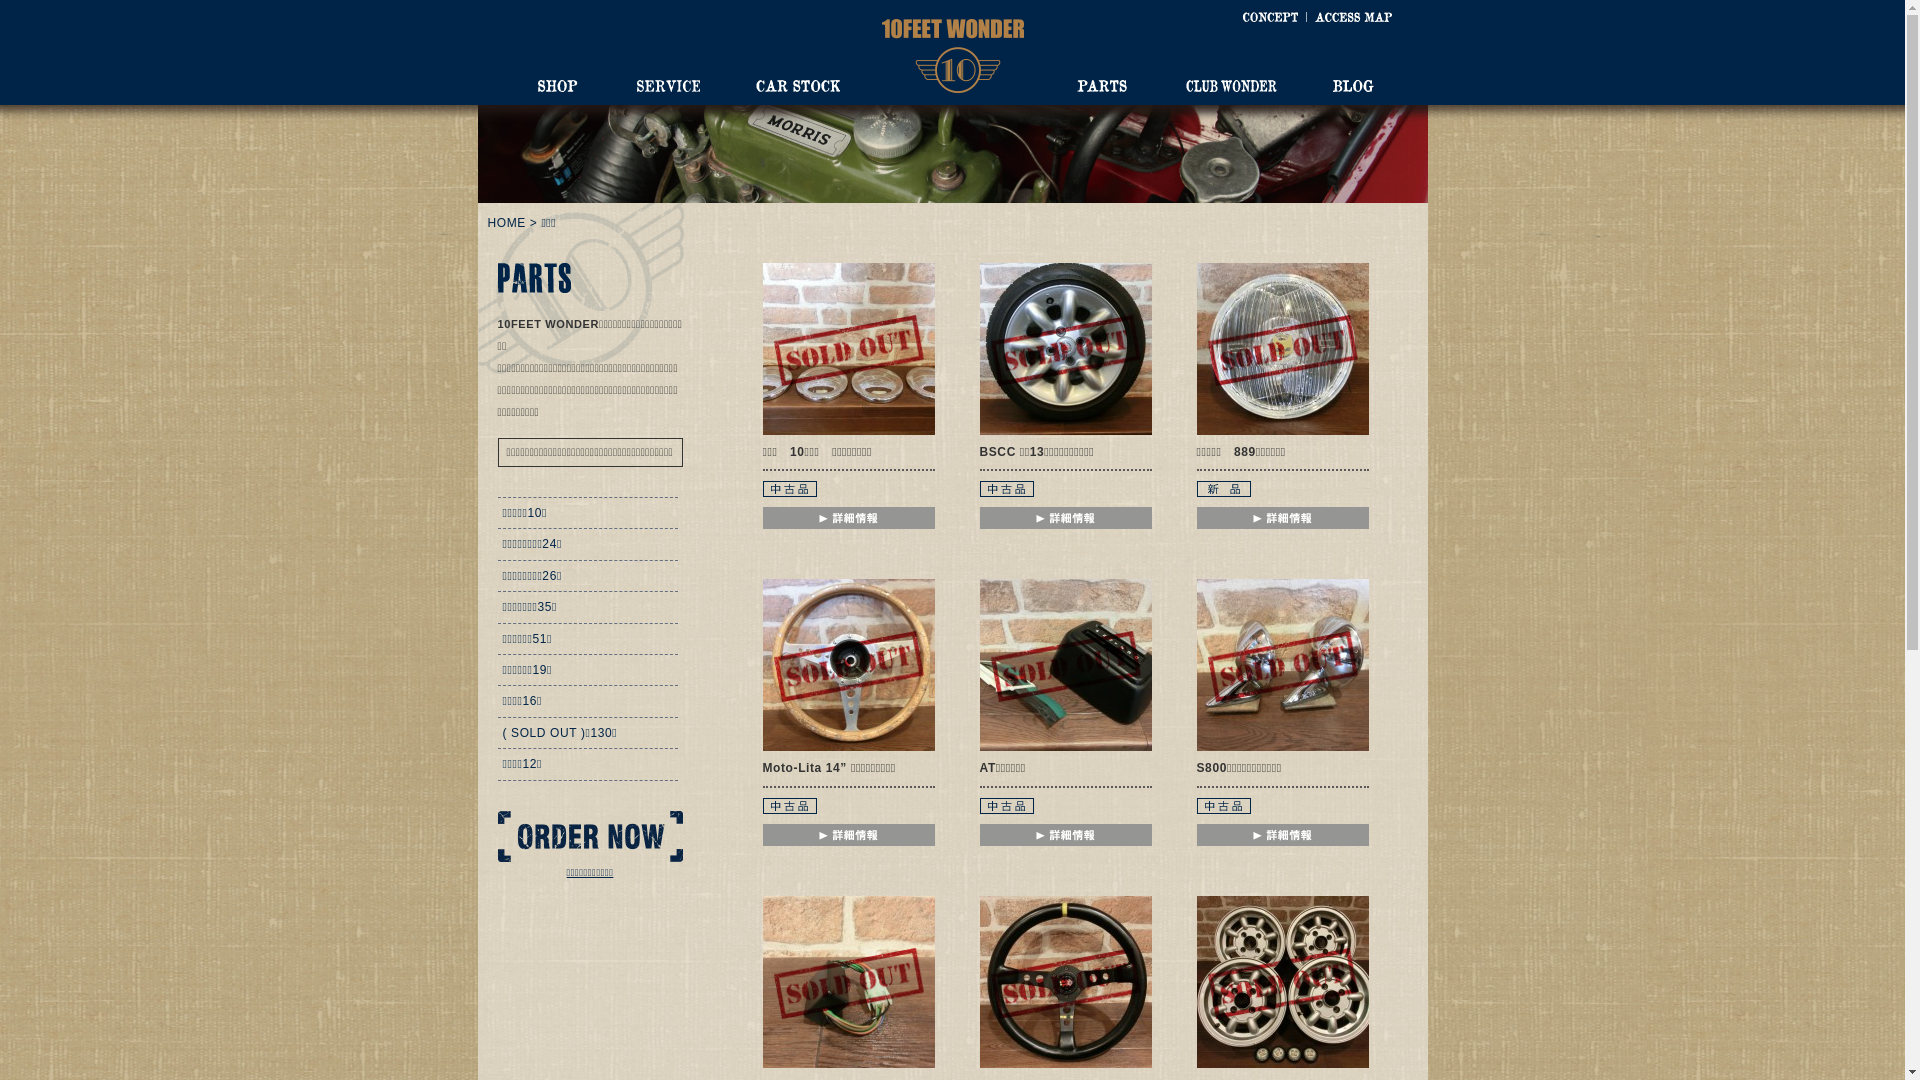 The image size is (1920, 1080). Describe the element at coordinates (667, 84) in the screenshot. I see `'SERVICE'` at that location.